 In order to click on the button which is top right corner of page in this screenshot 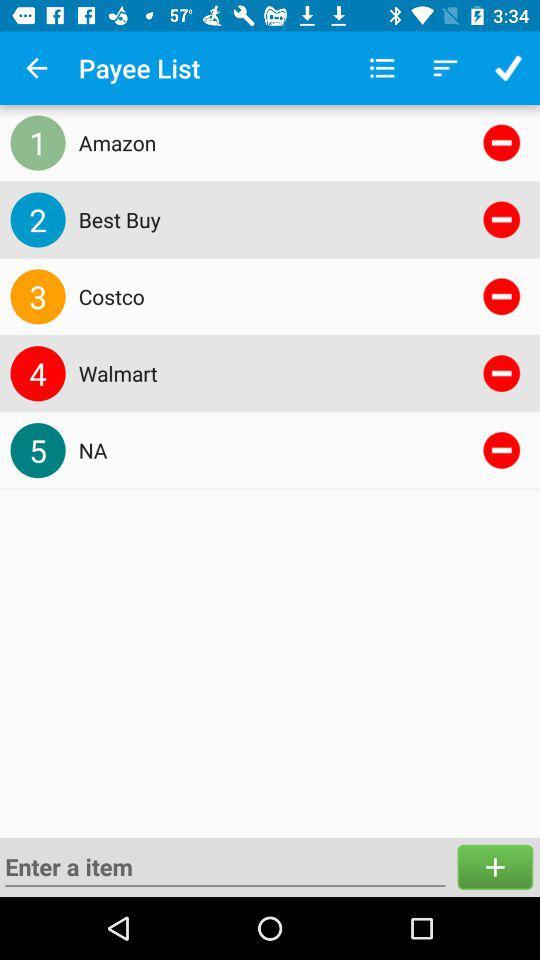, I will do `click(508, 68)`.